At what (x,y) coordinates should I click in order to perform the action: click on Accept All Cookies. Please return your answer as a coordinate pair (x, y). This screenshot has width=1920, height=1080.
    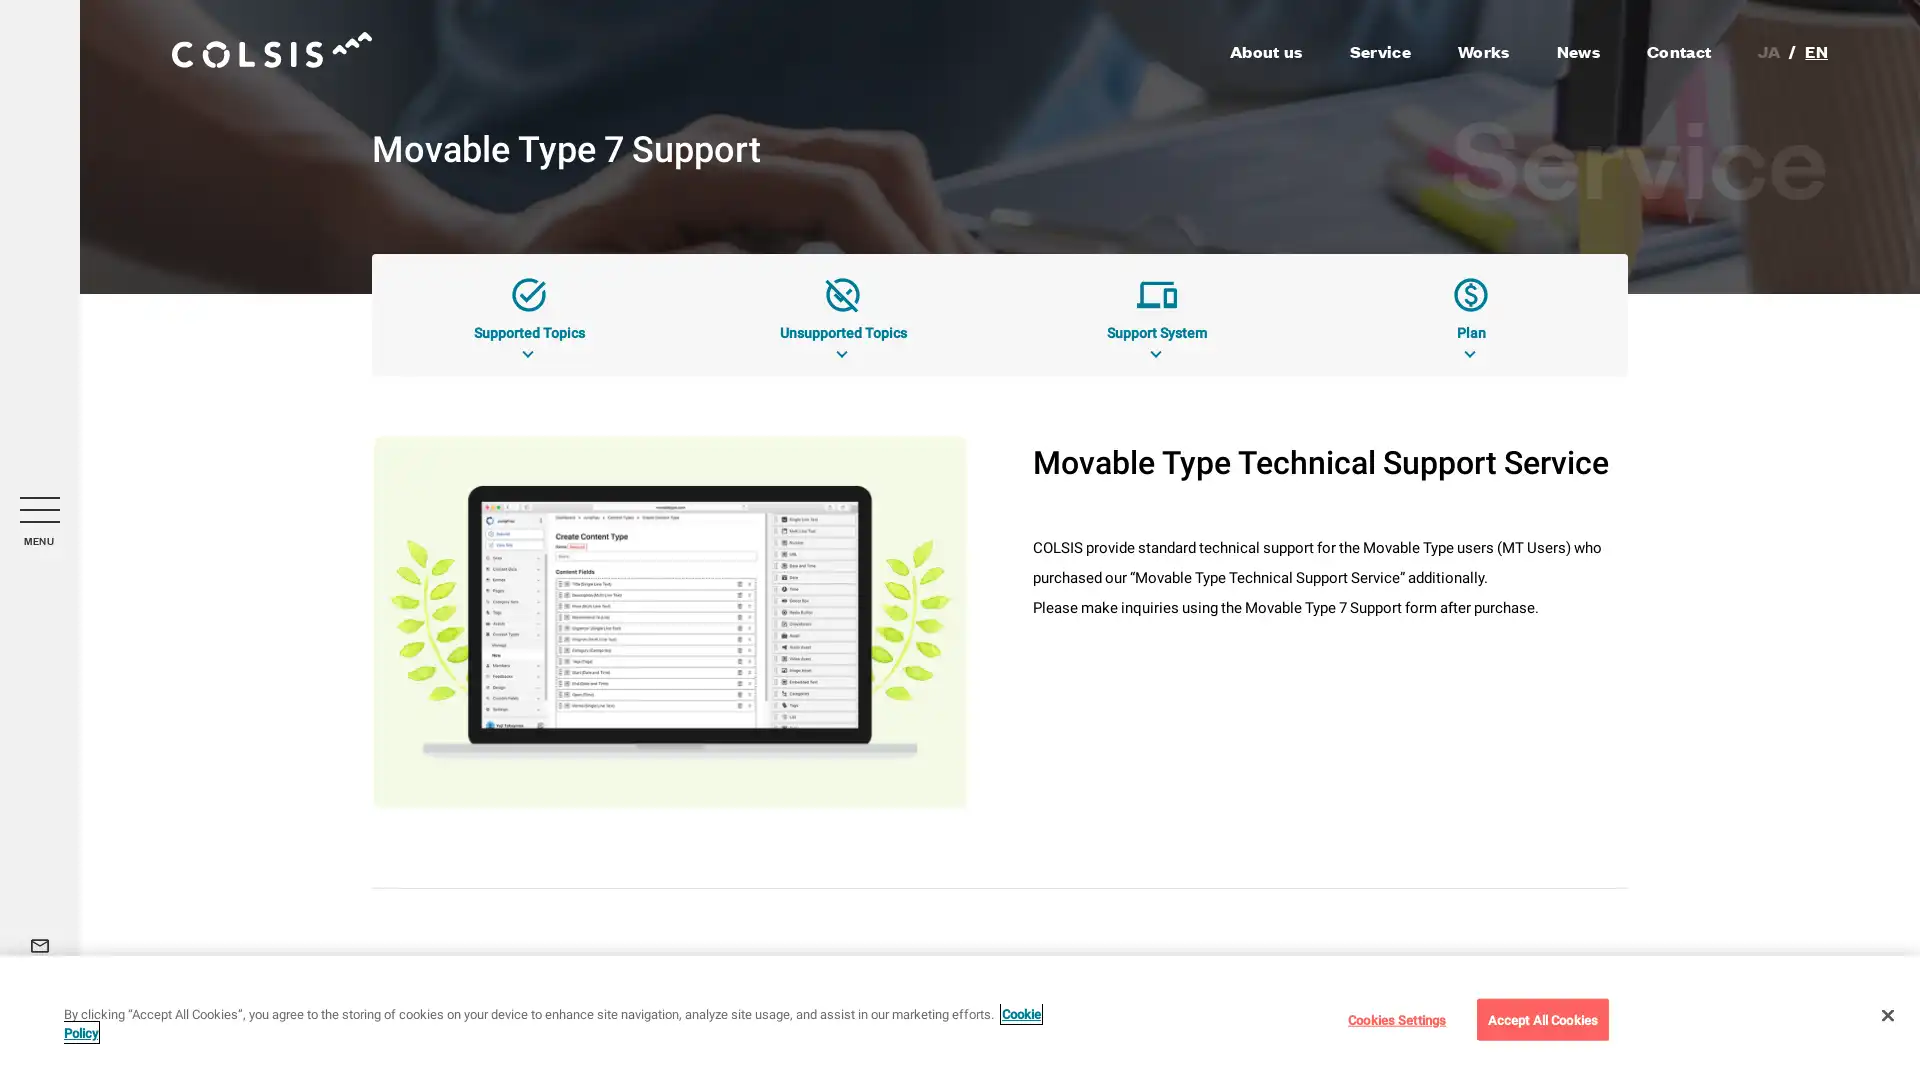
    Looking at the image, I should click on (1541, 1018).